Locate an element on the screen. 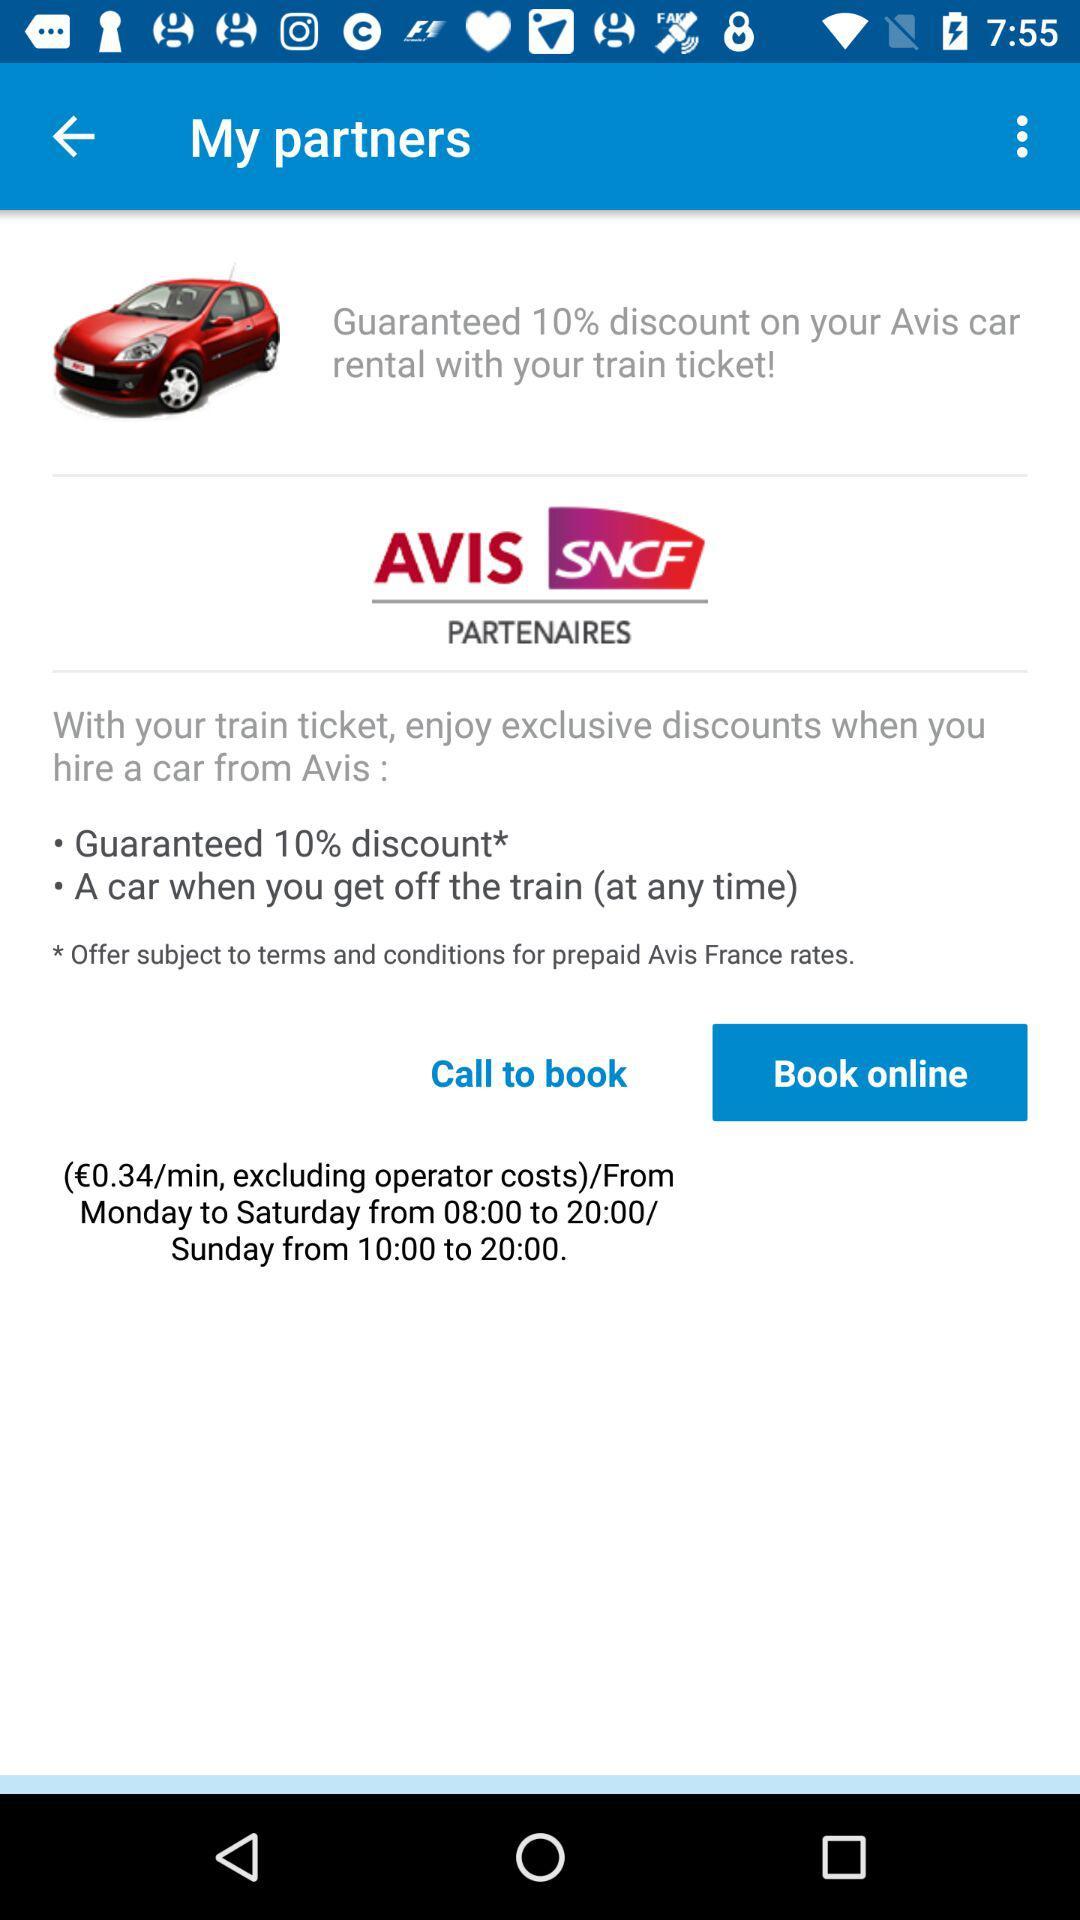 This screenshot has height=1920, width=1080. item to the left of the book online is located at coordinates (527, 1071).